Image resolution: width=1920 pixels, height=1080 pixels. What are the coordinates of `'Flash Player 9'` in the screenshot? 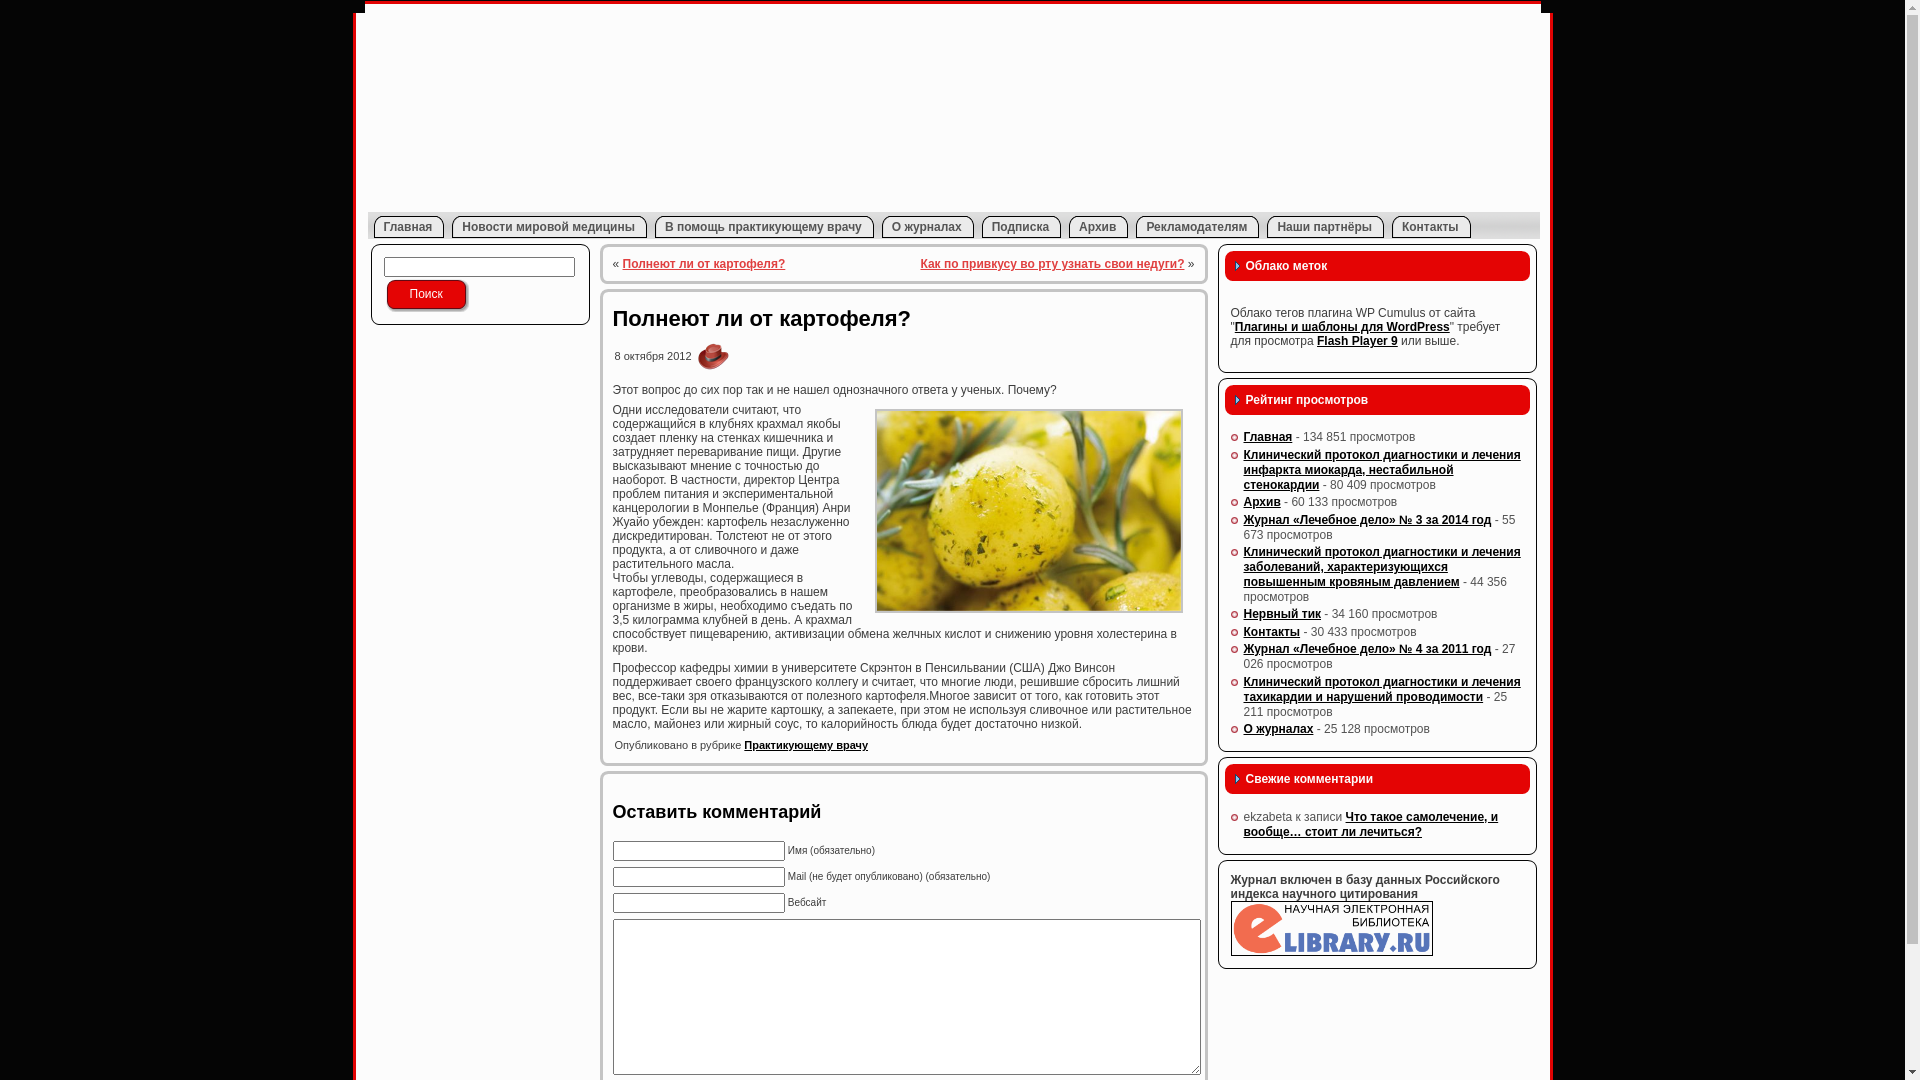 It's located at (1357, 339).